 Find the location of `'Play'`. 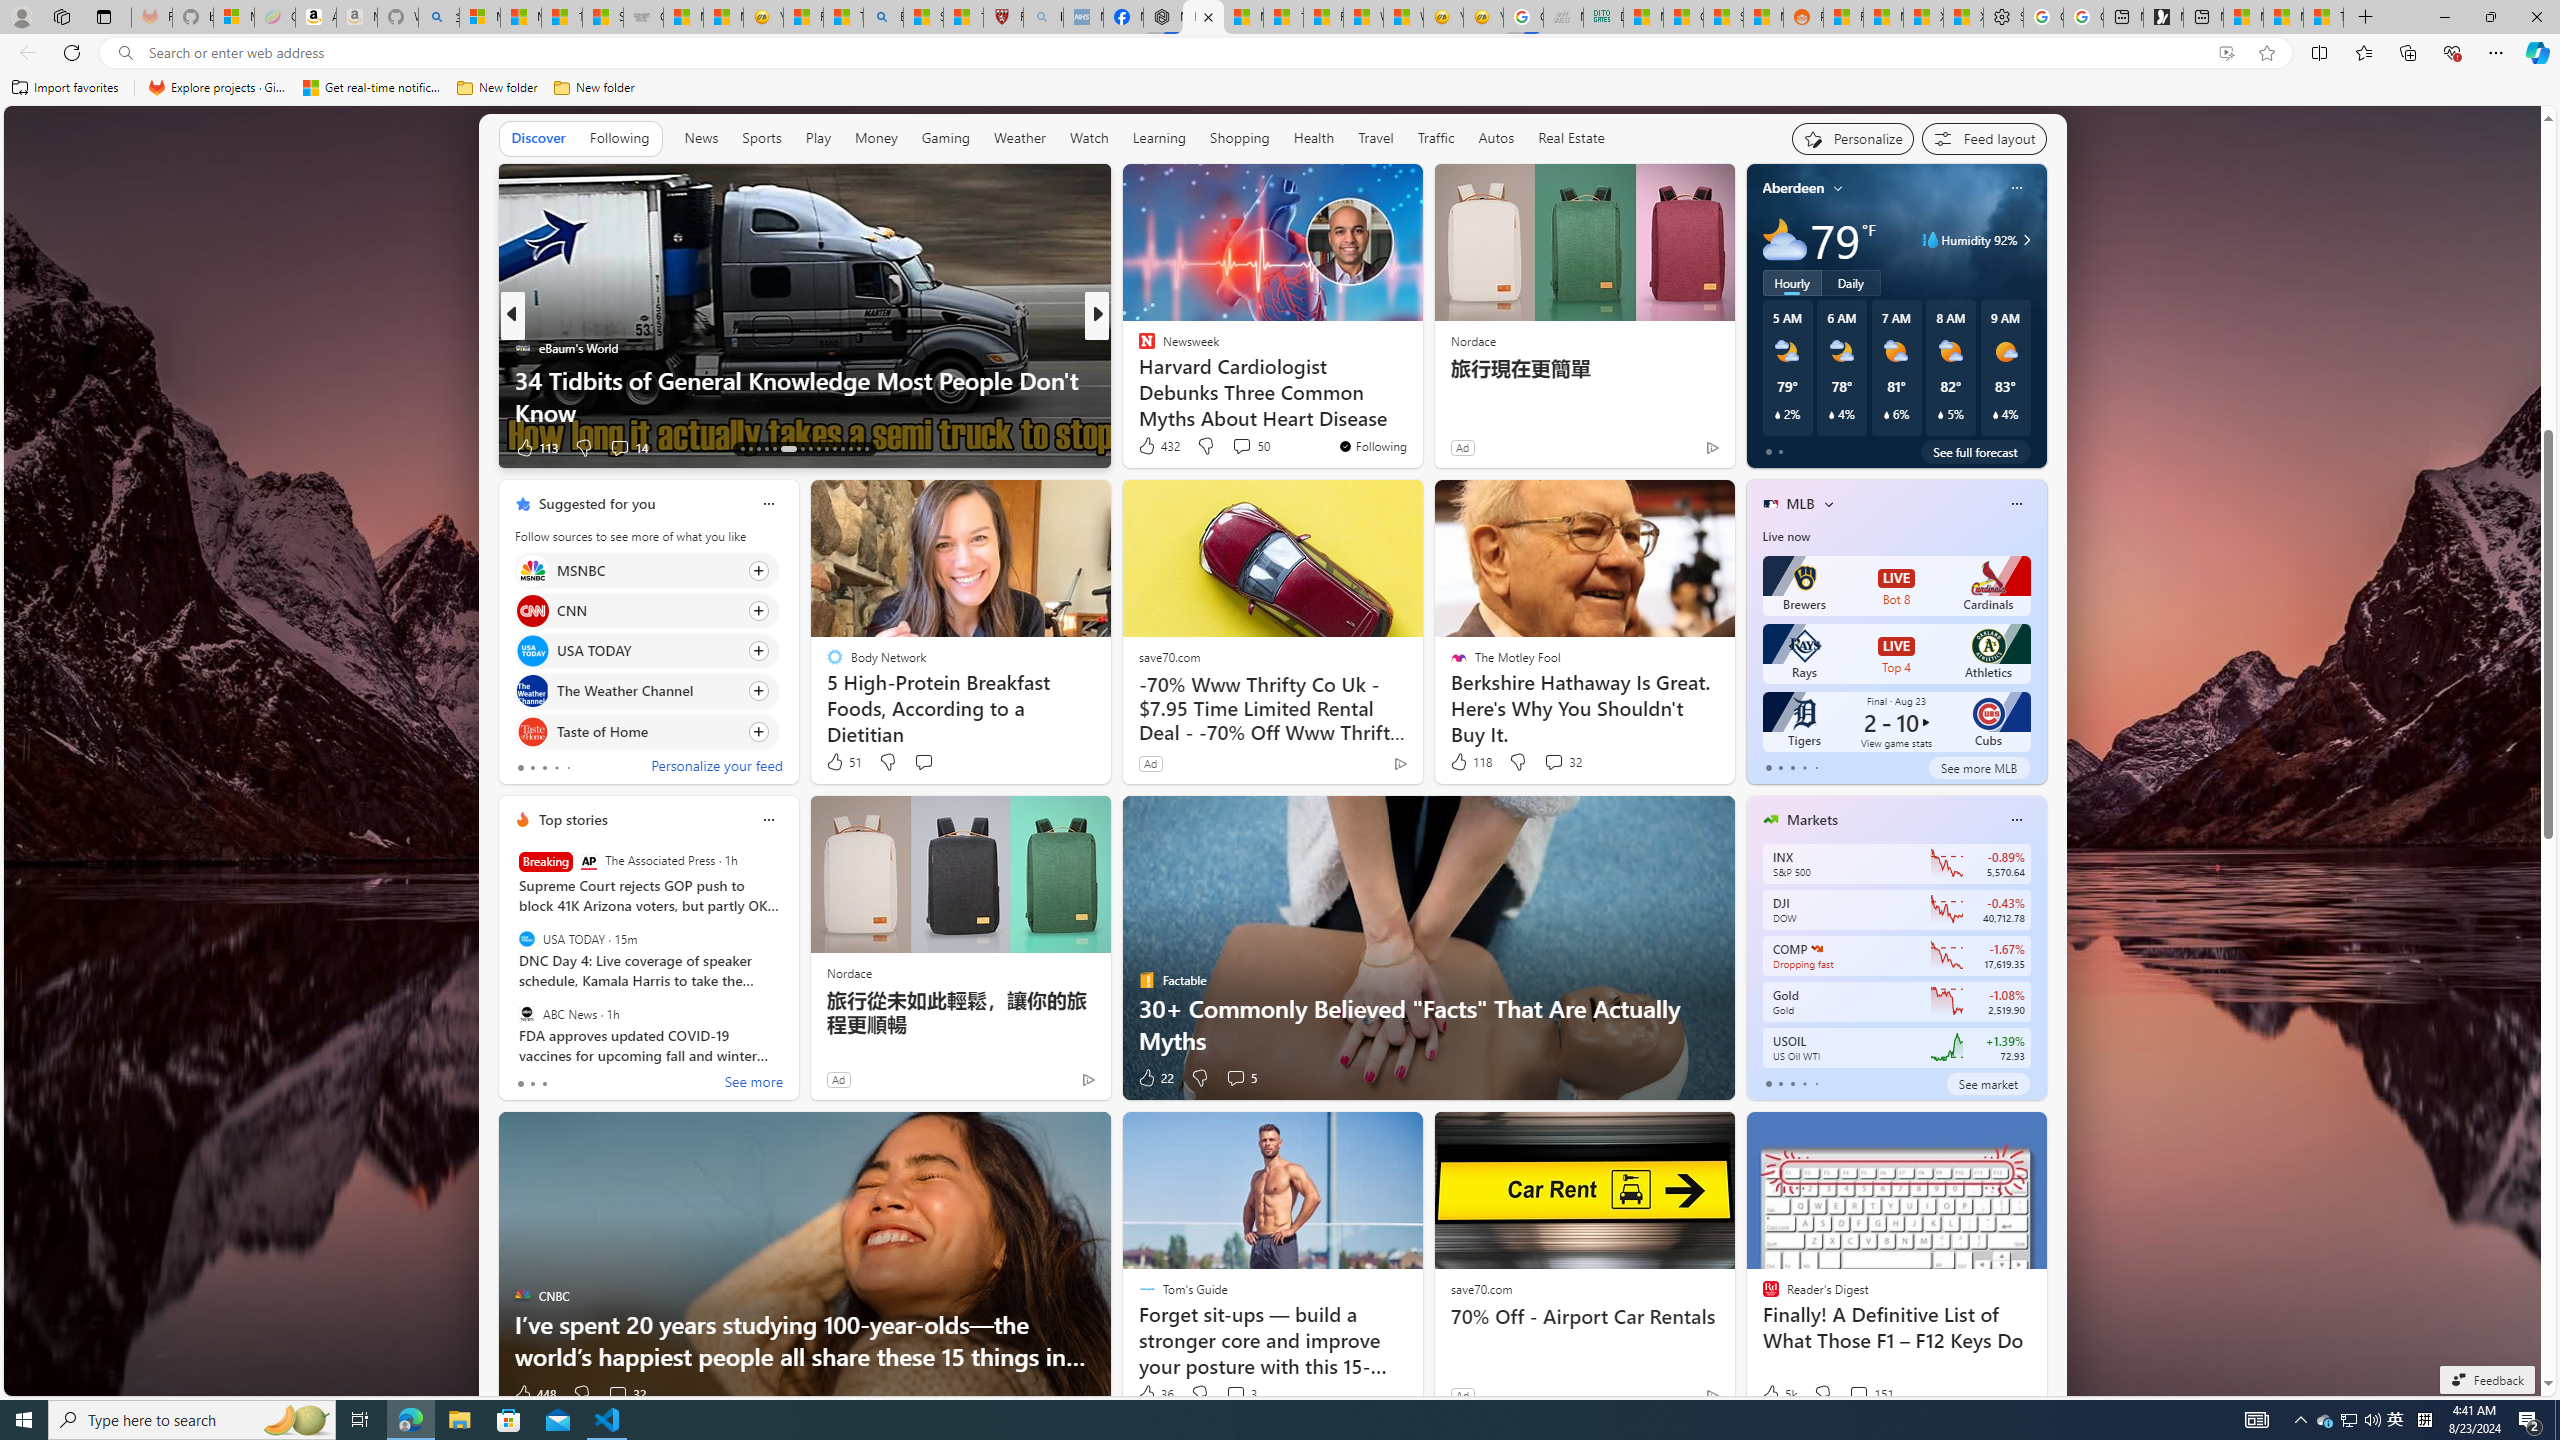

'Play' is located at coordinates (816, 138).